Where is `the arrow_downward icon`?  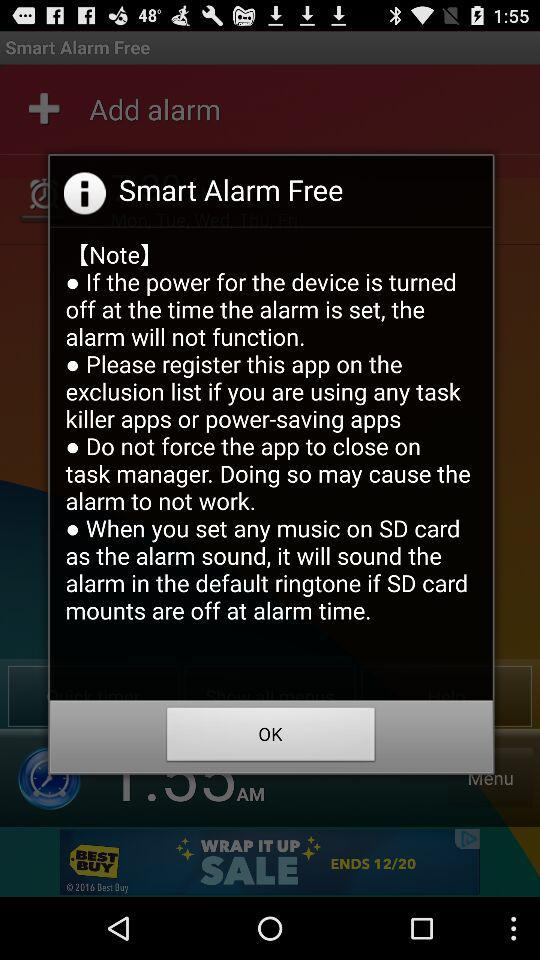 the arrow_downward icon is located at coordinates (49, 832).